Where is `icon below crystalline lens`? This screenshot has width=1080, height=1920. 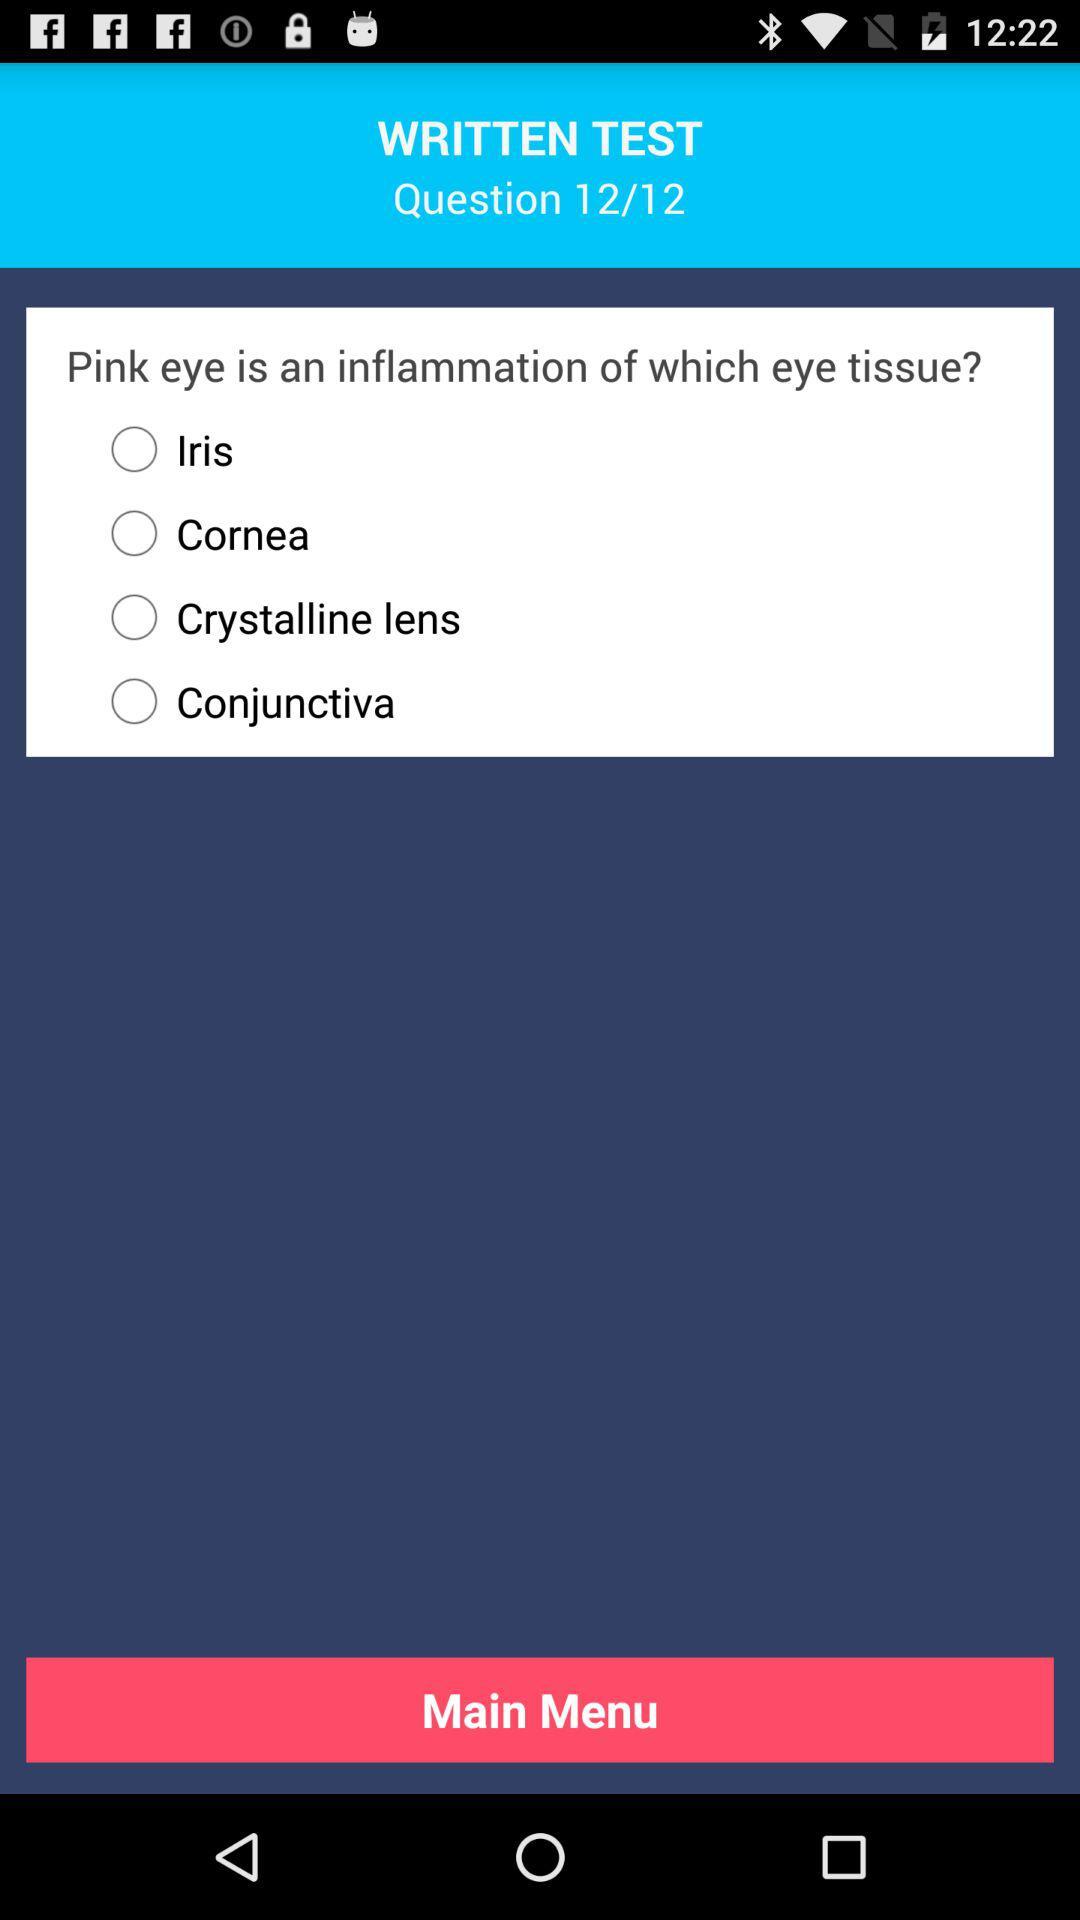 icon below crystalline lens is located at coordinates (553, 701).